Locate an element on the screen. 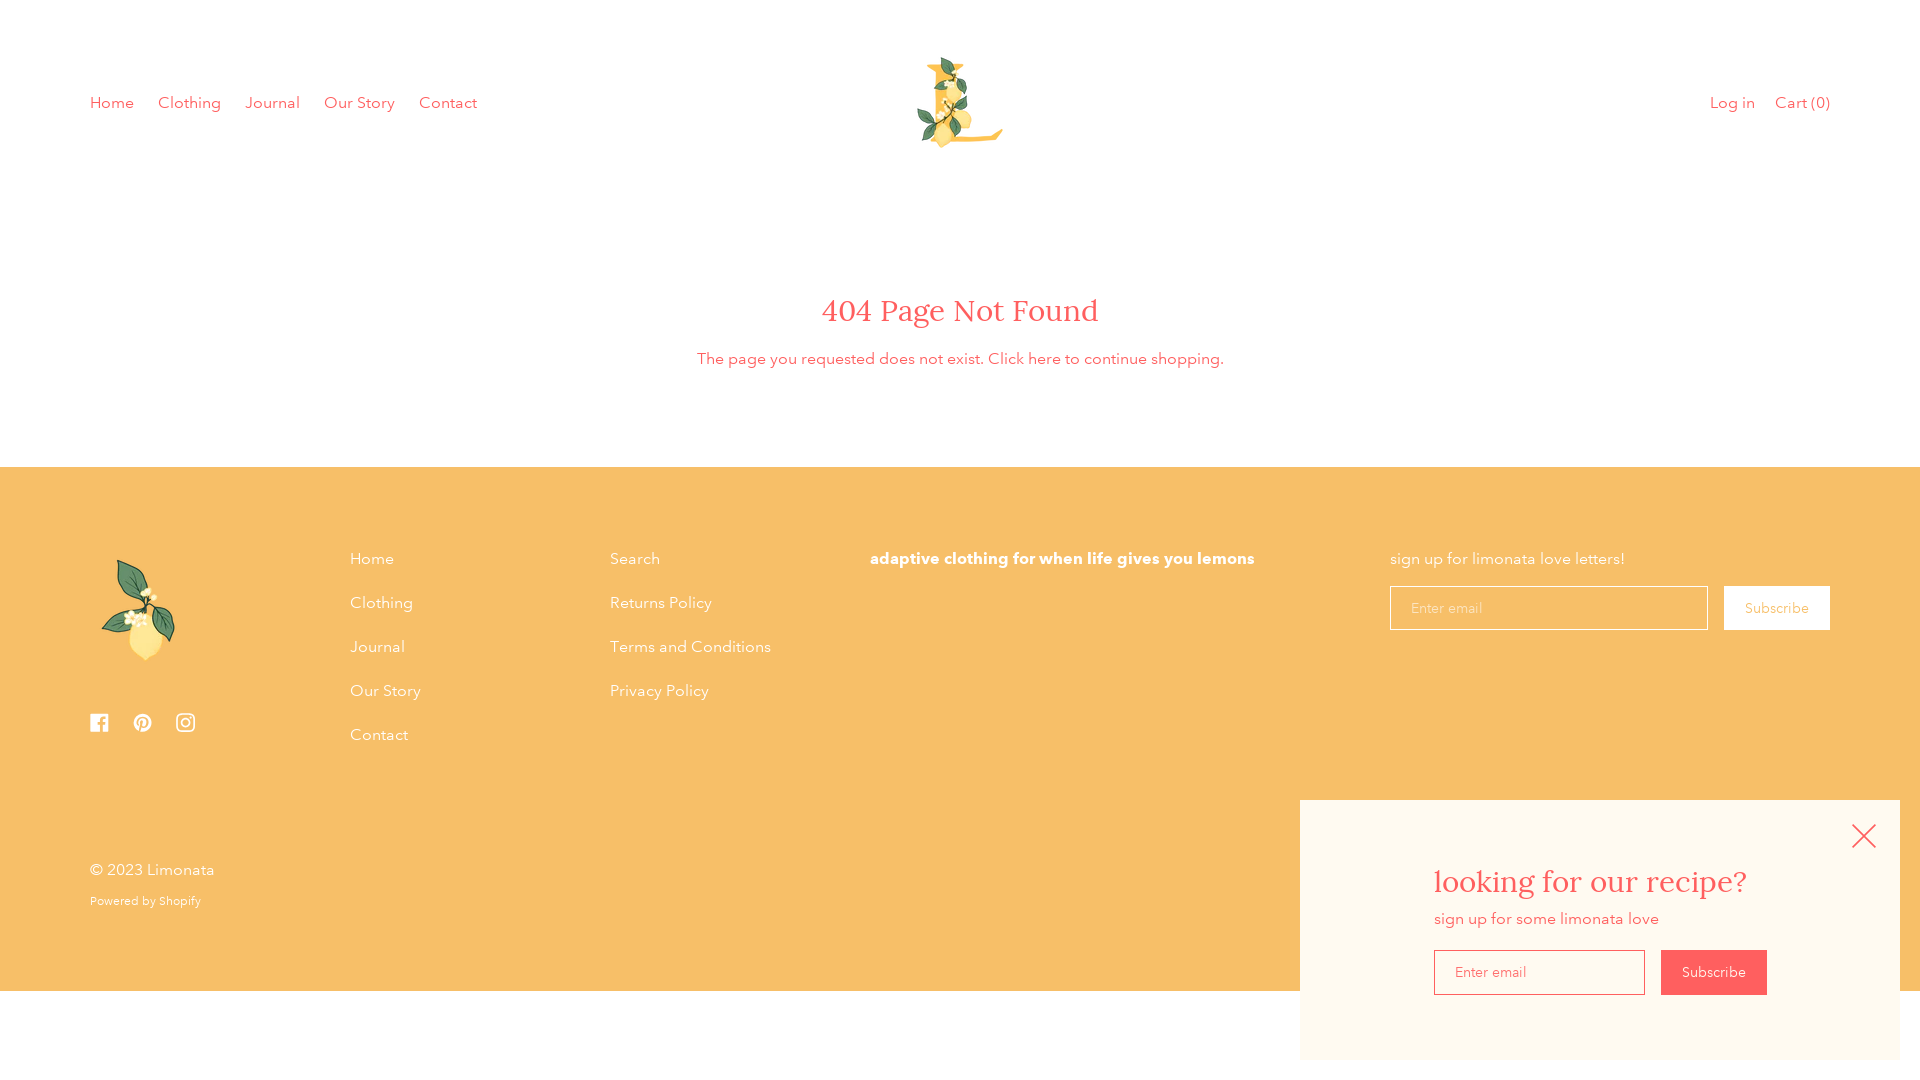  'Search' is located at coordinates (633, 559).